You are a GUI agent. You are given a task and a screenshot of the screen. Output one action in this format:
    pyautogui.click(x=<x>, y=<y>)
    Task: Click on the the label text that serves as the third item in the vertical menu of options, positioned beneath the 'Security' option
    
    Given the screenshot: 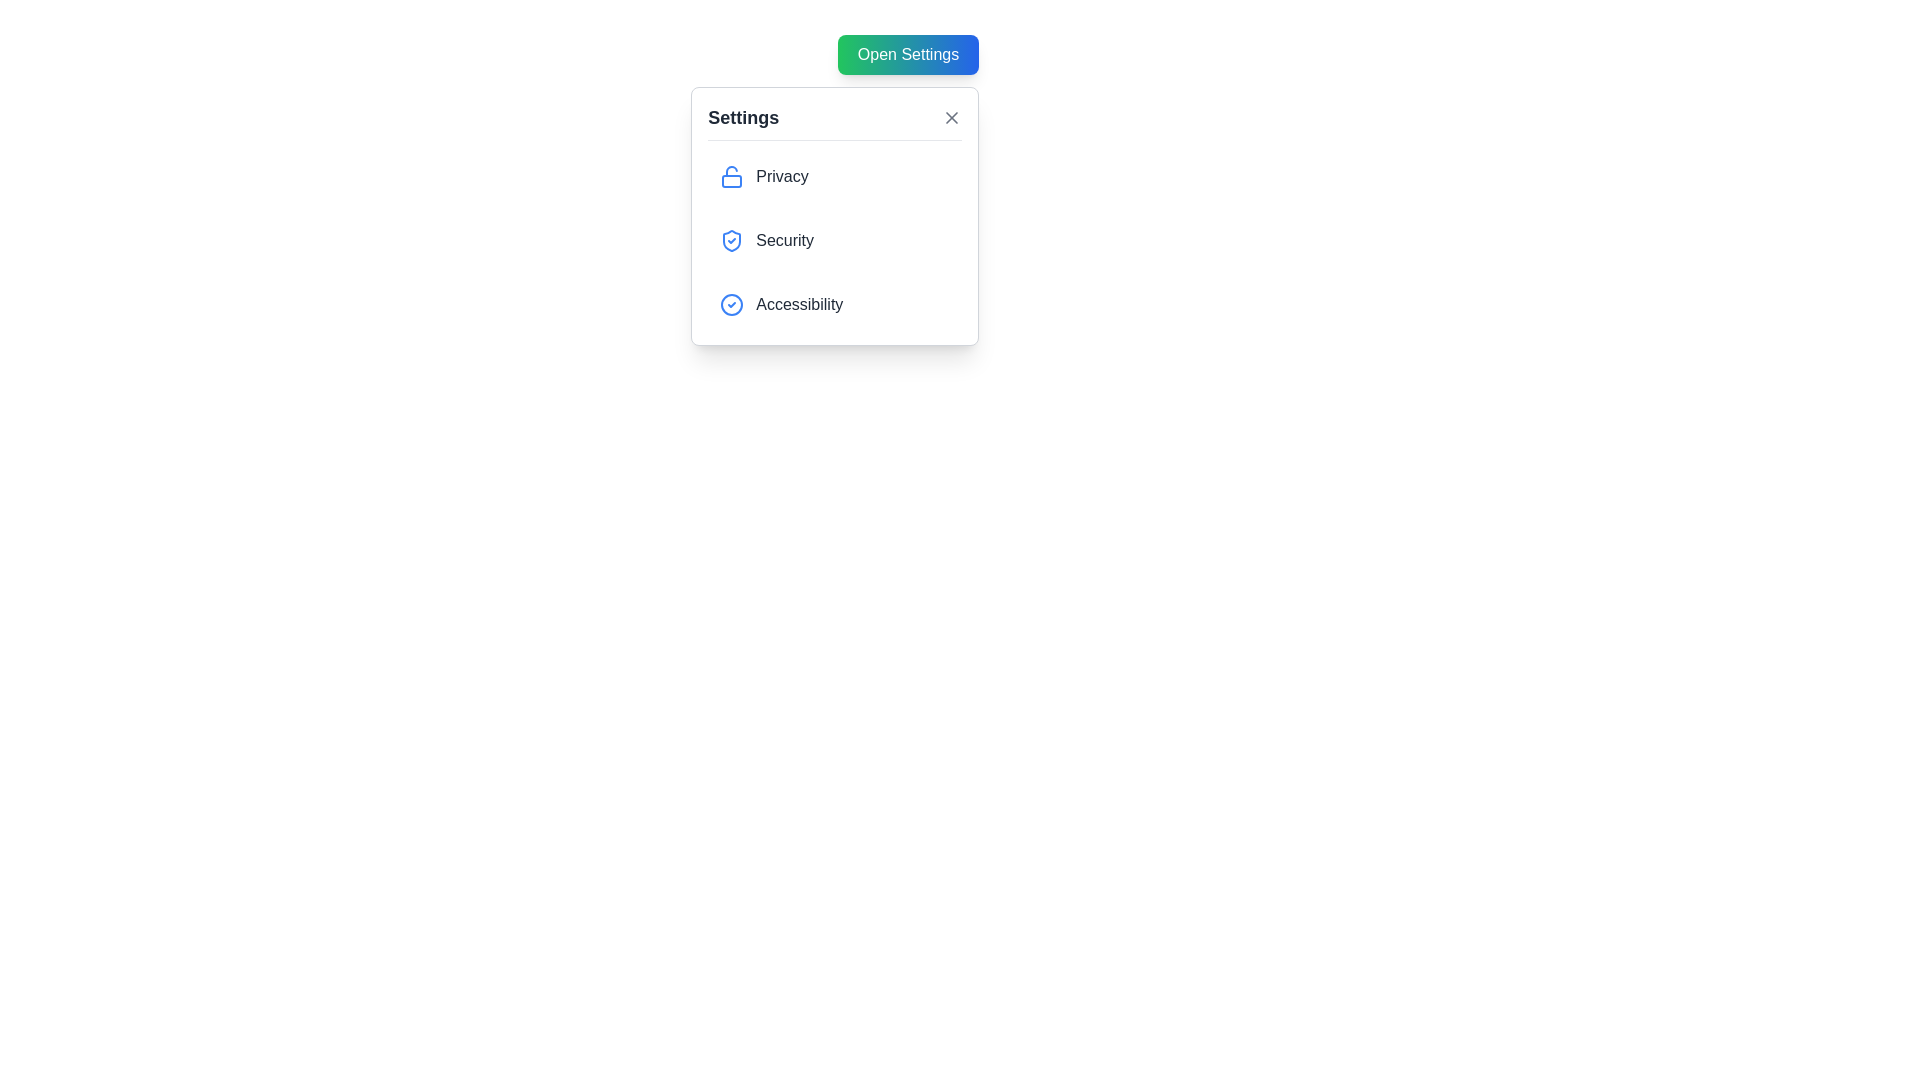 What is the action you would take?
    pyautogui.click(x=798, y=304)
    